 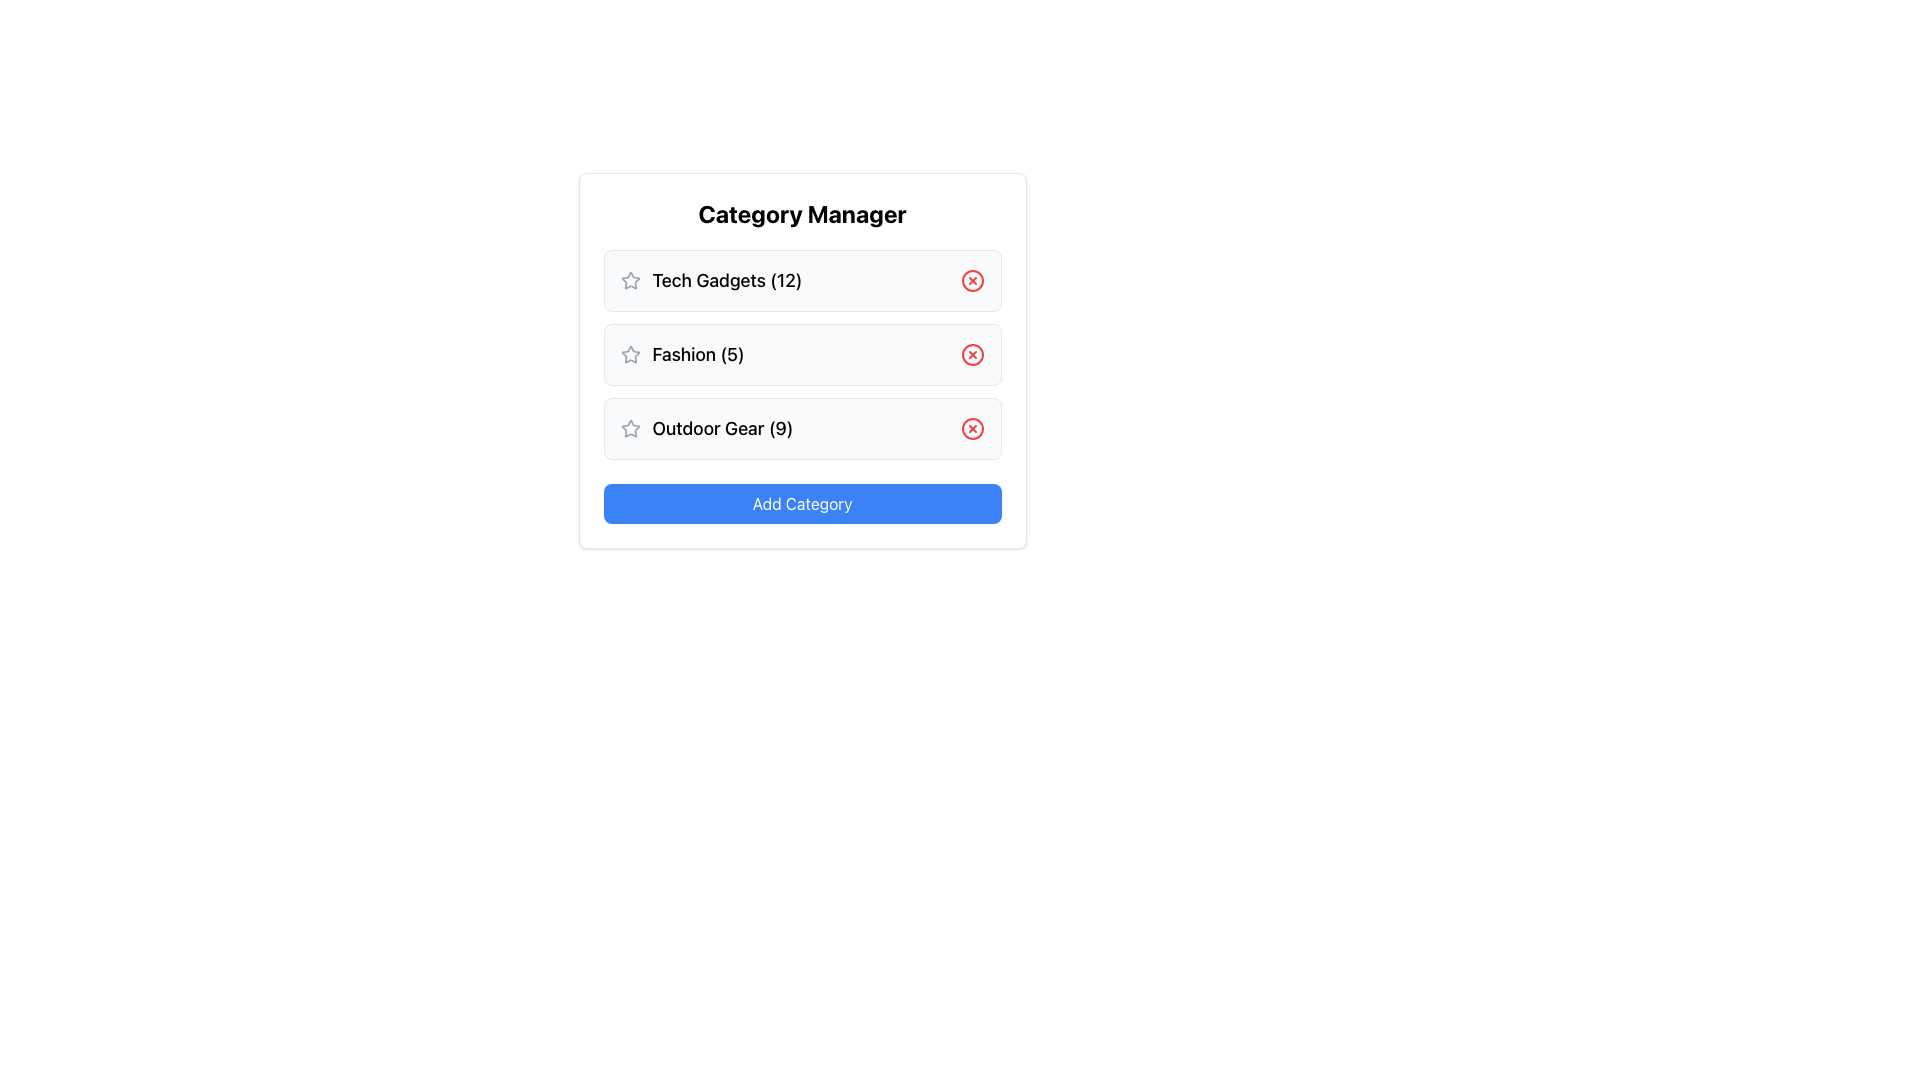 What do you see at coordinates (802, 213) in the screenshot?
I see `the text header labeled 'Category Manager', which is styled in bold and larger font, positioned at the top of its content card` at bounding box center [802, 213].